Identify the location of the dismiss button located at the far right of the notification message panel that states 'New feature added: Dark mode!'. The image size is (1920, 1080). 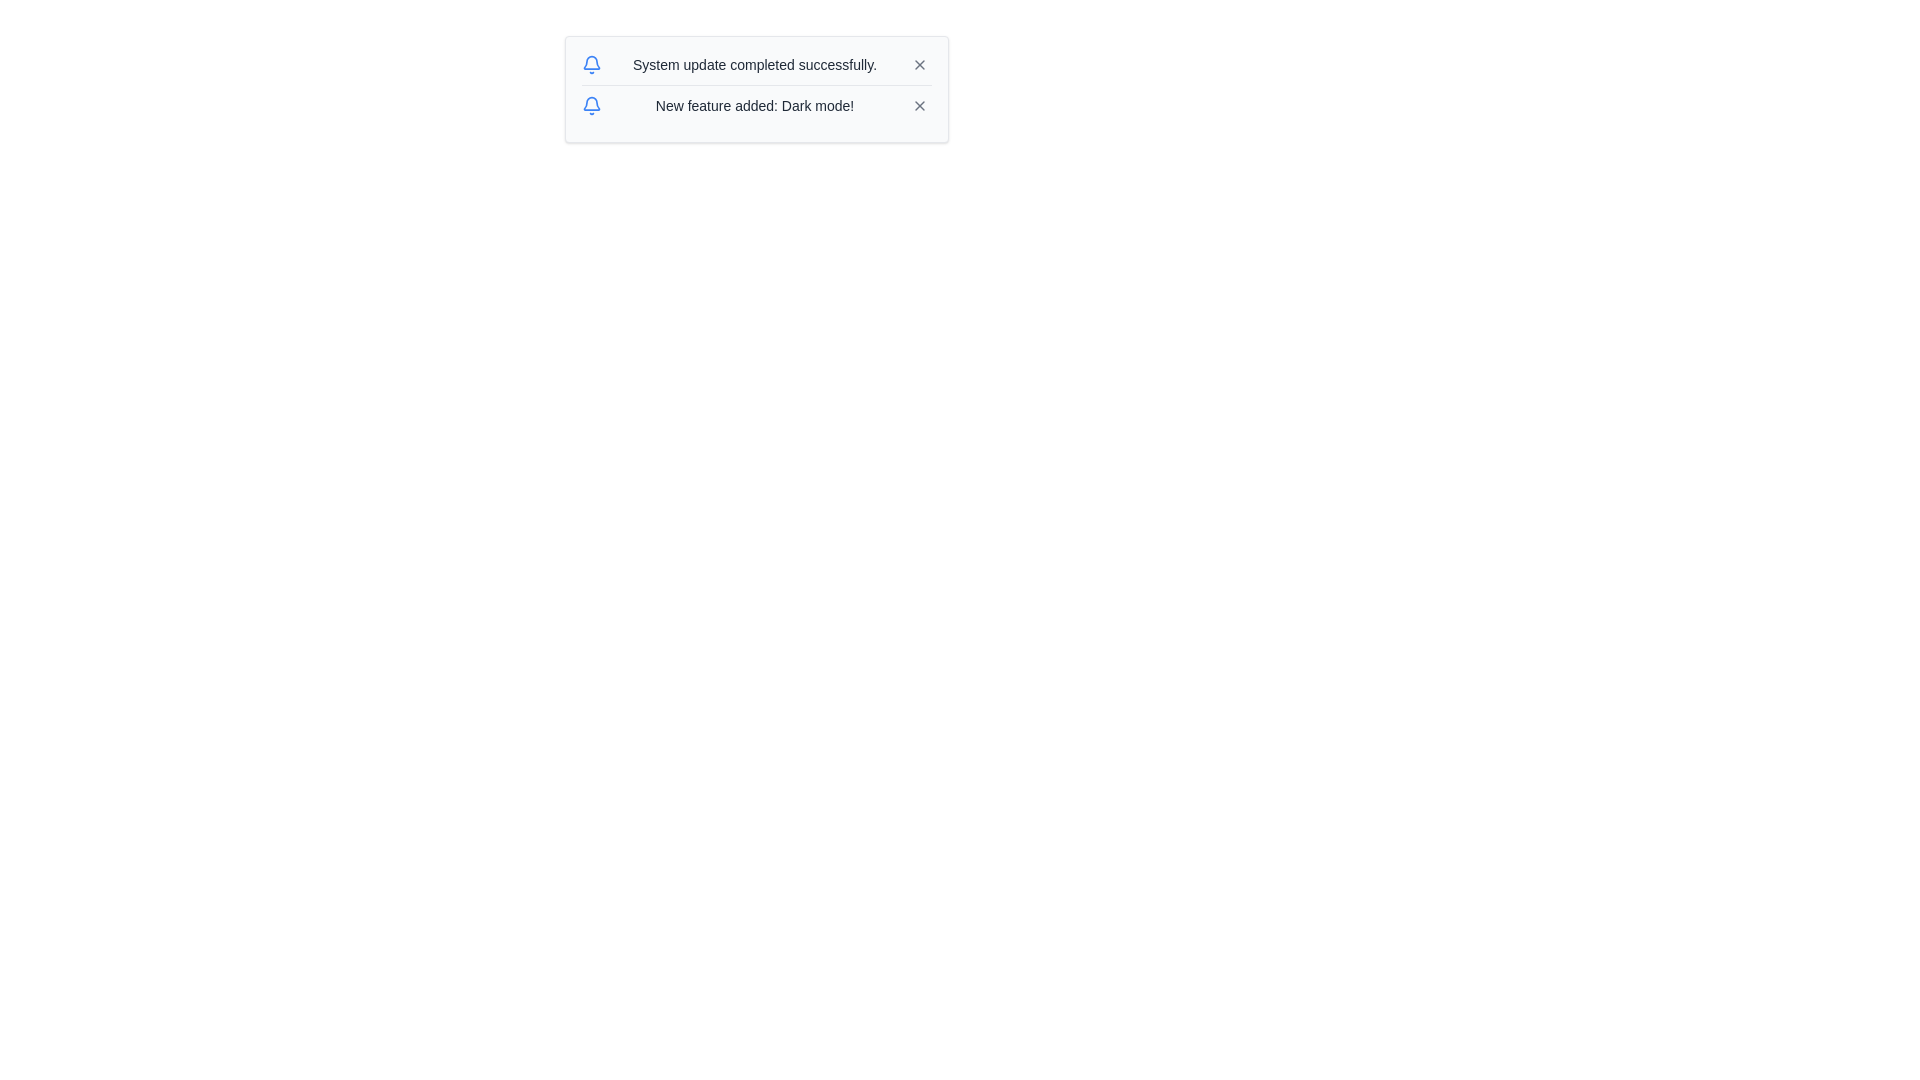
(919, 105).